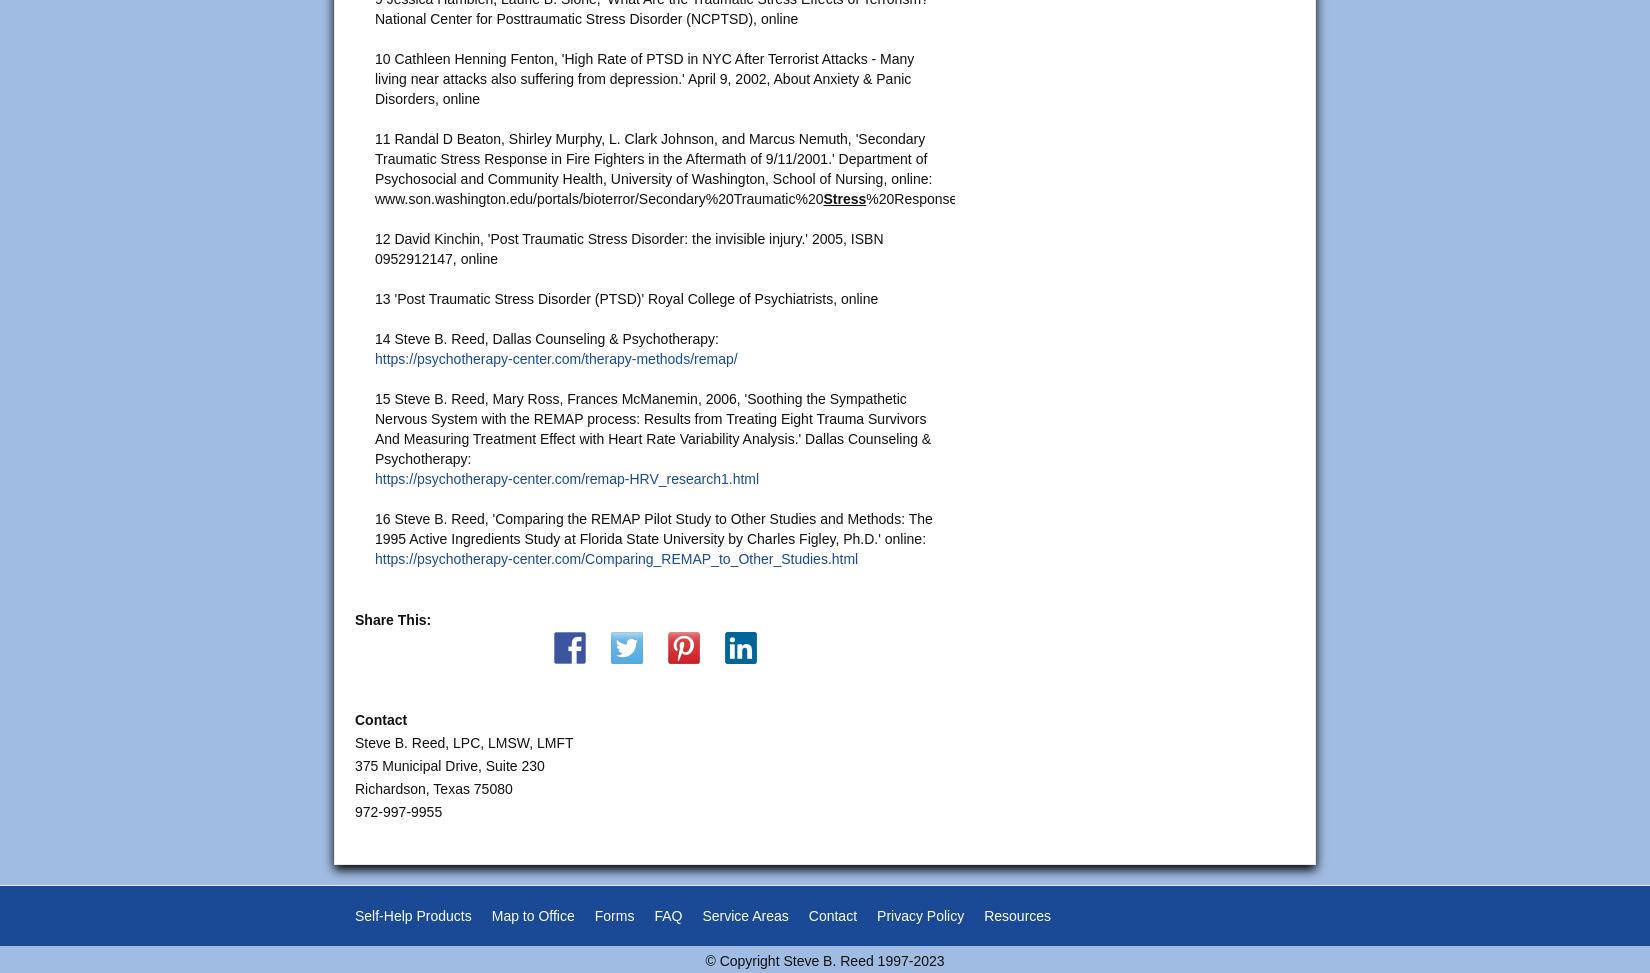 The width and height of the screenshot is (1650, 973). Describe the element at coordinates (462, 742) in the screenshot. I see `'Steve B. Reed, LPC, LMSW, LMFT'` at that location.